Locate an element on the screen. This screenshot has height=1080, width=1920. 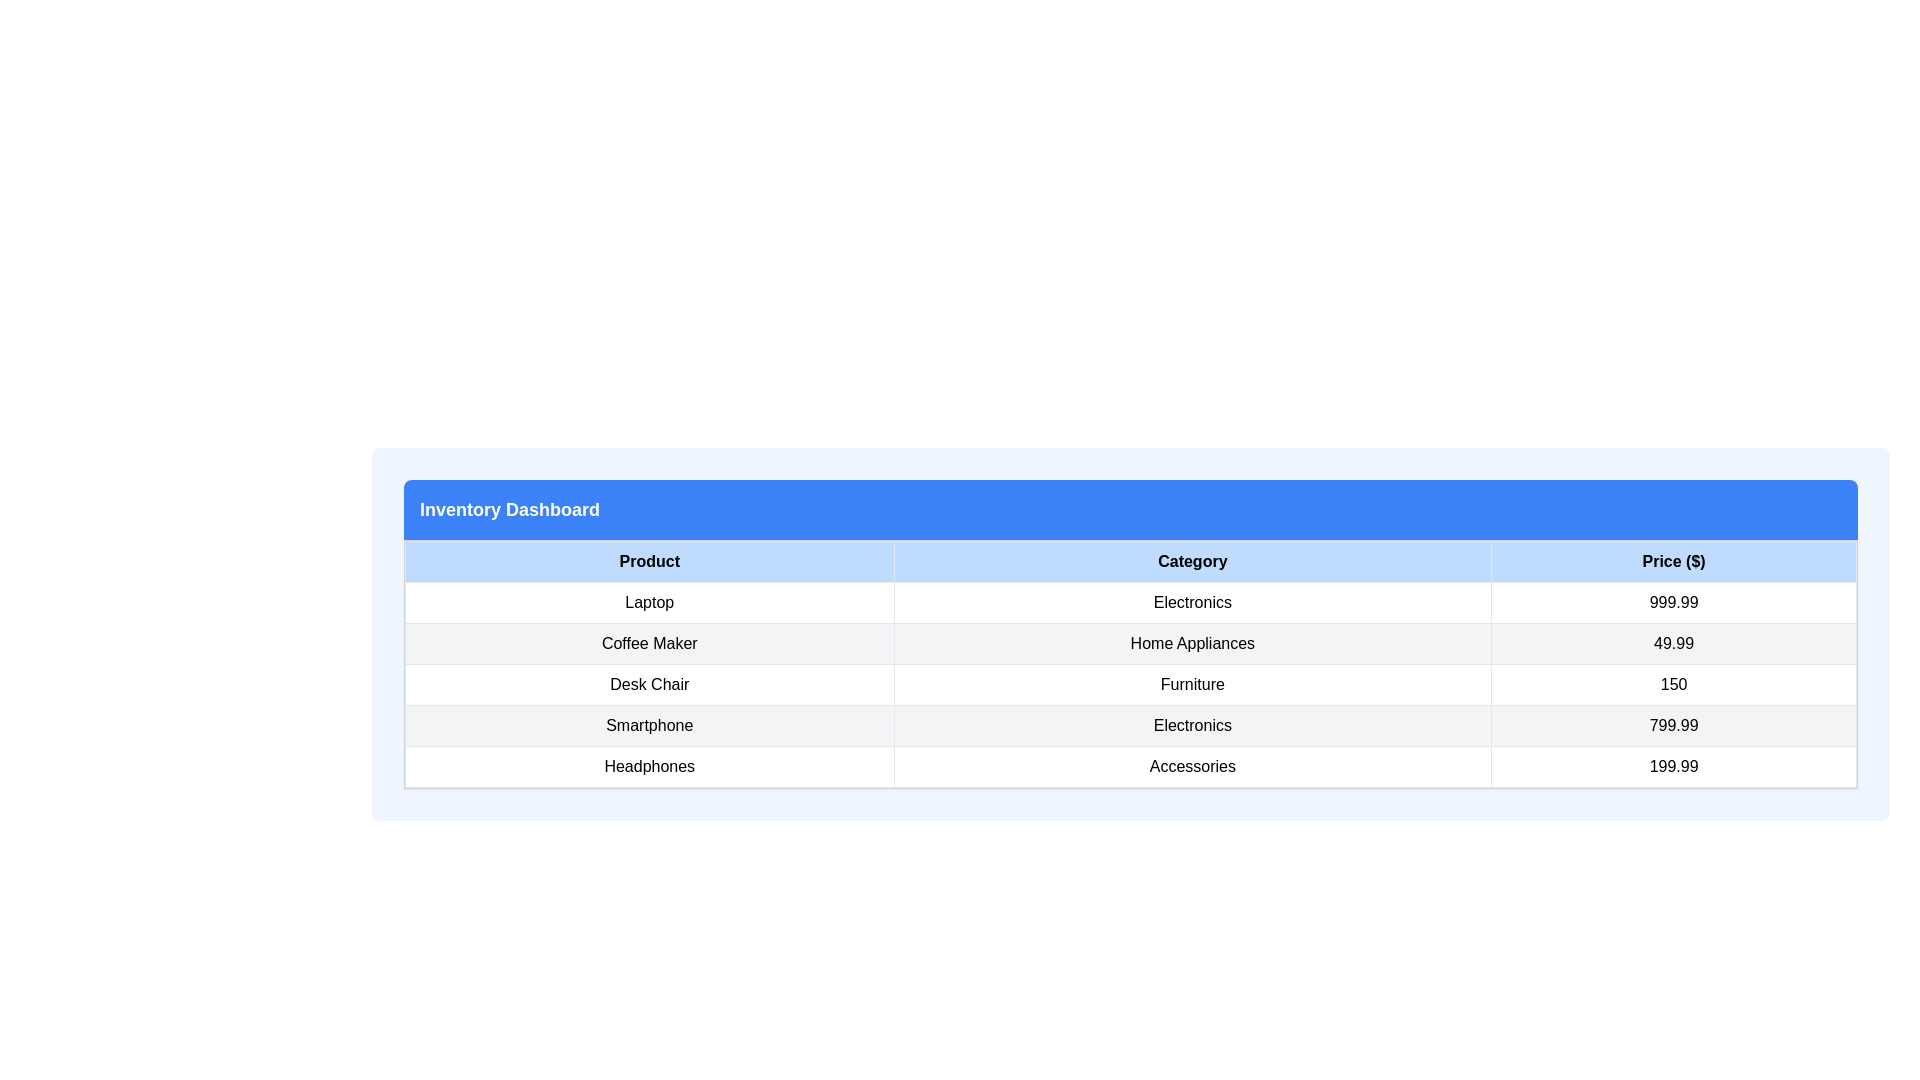
the product name text label in the first column of the inventory table, which is adjacent to 'Electronics' is located at coordinates (649, 601).